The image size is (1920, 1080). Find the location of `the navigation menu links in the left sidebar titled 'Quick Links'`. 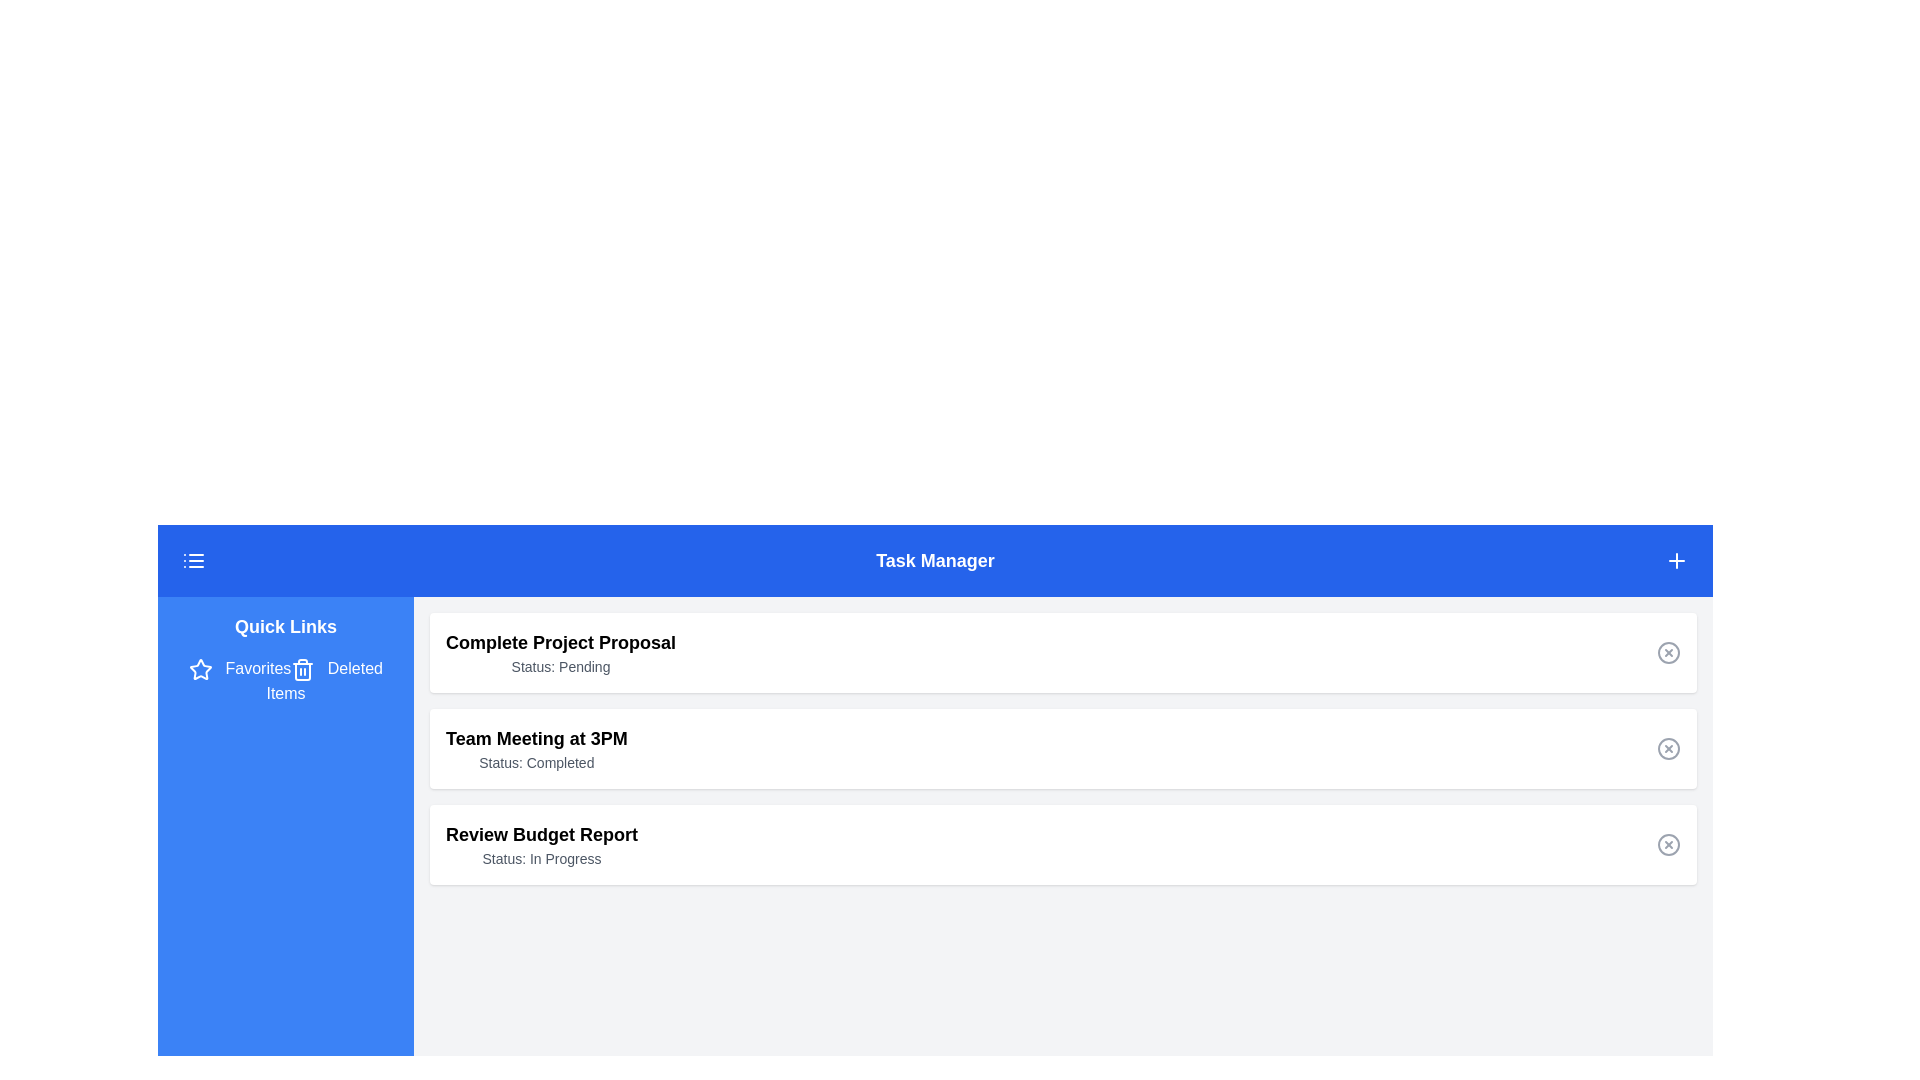

the navigation menu links in the left sidebar titled 'Quick Links' is located at coordinates (285, 680).